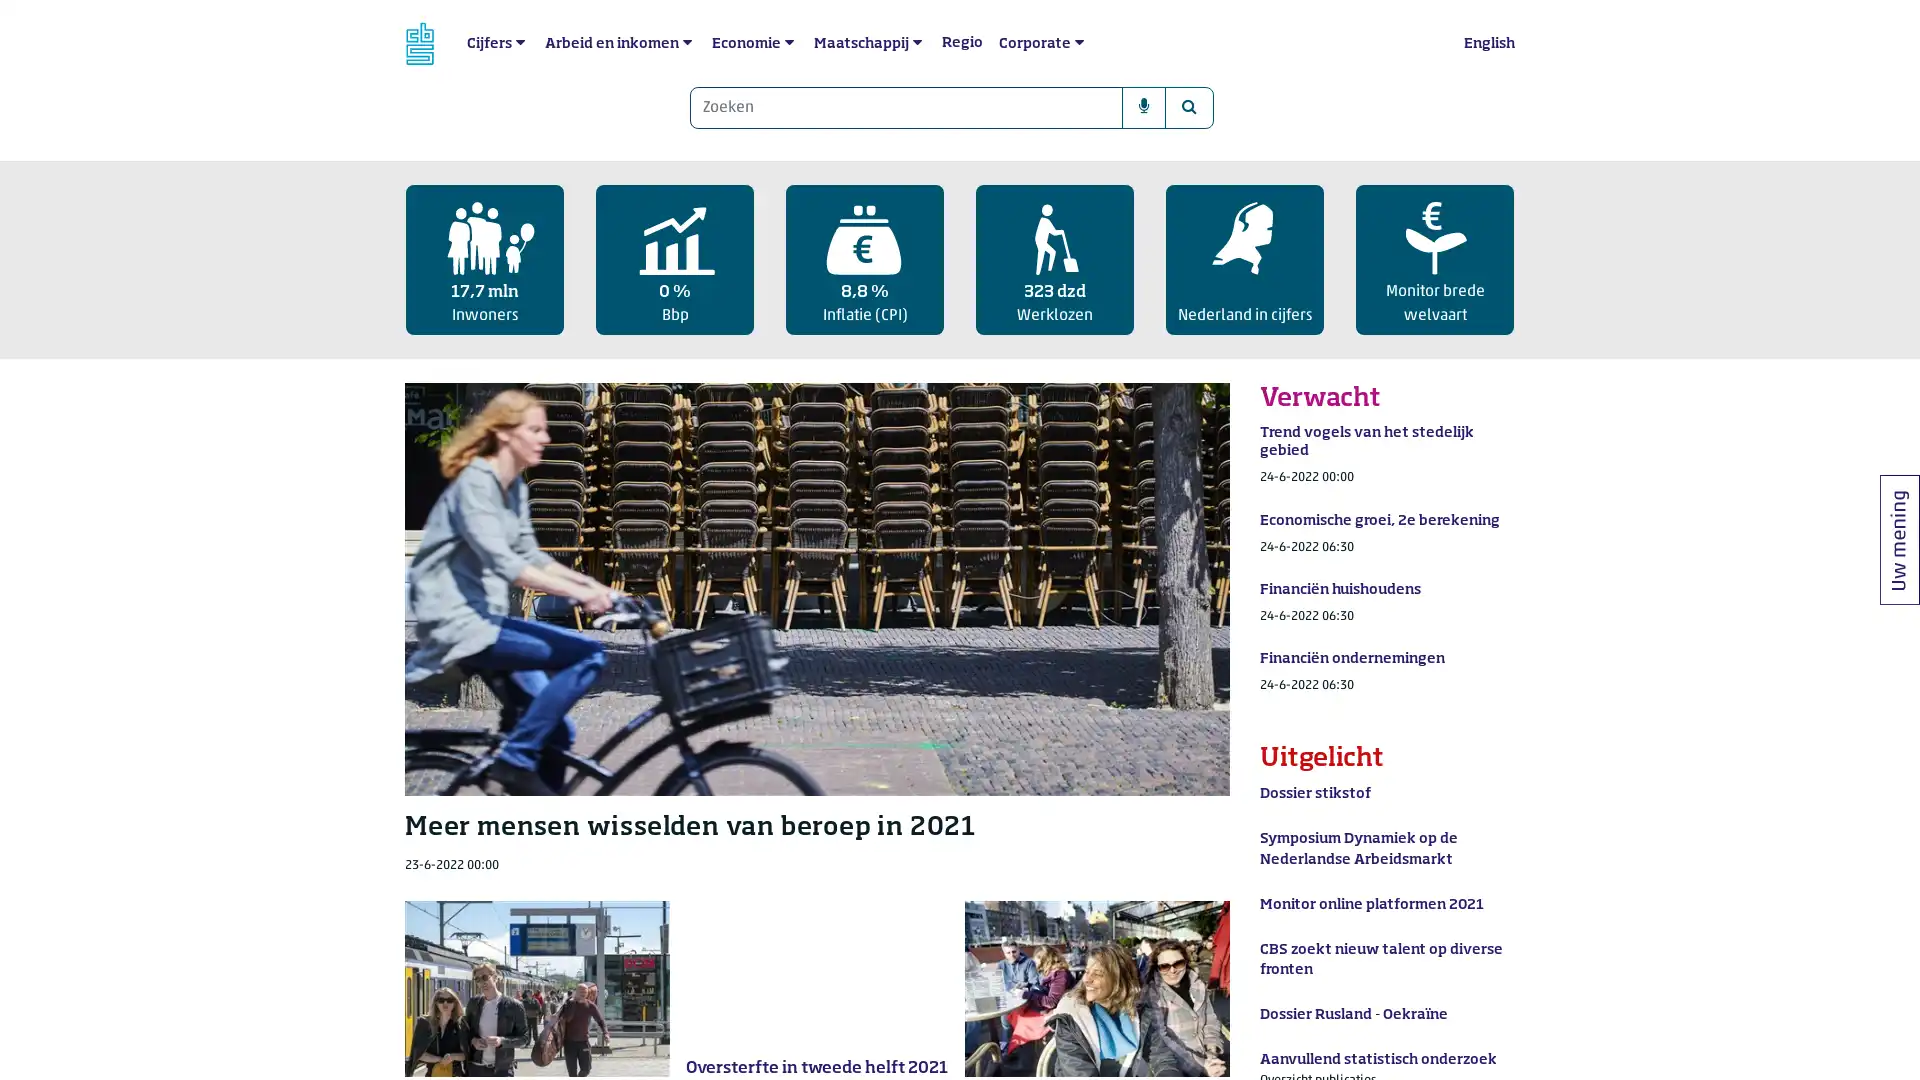 The width and height of the screenshot is (1920, 1080). I want to click on submenu Arbeid en inkomen, so click(687, 42).